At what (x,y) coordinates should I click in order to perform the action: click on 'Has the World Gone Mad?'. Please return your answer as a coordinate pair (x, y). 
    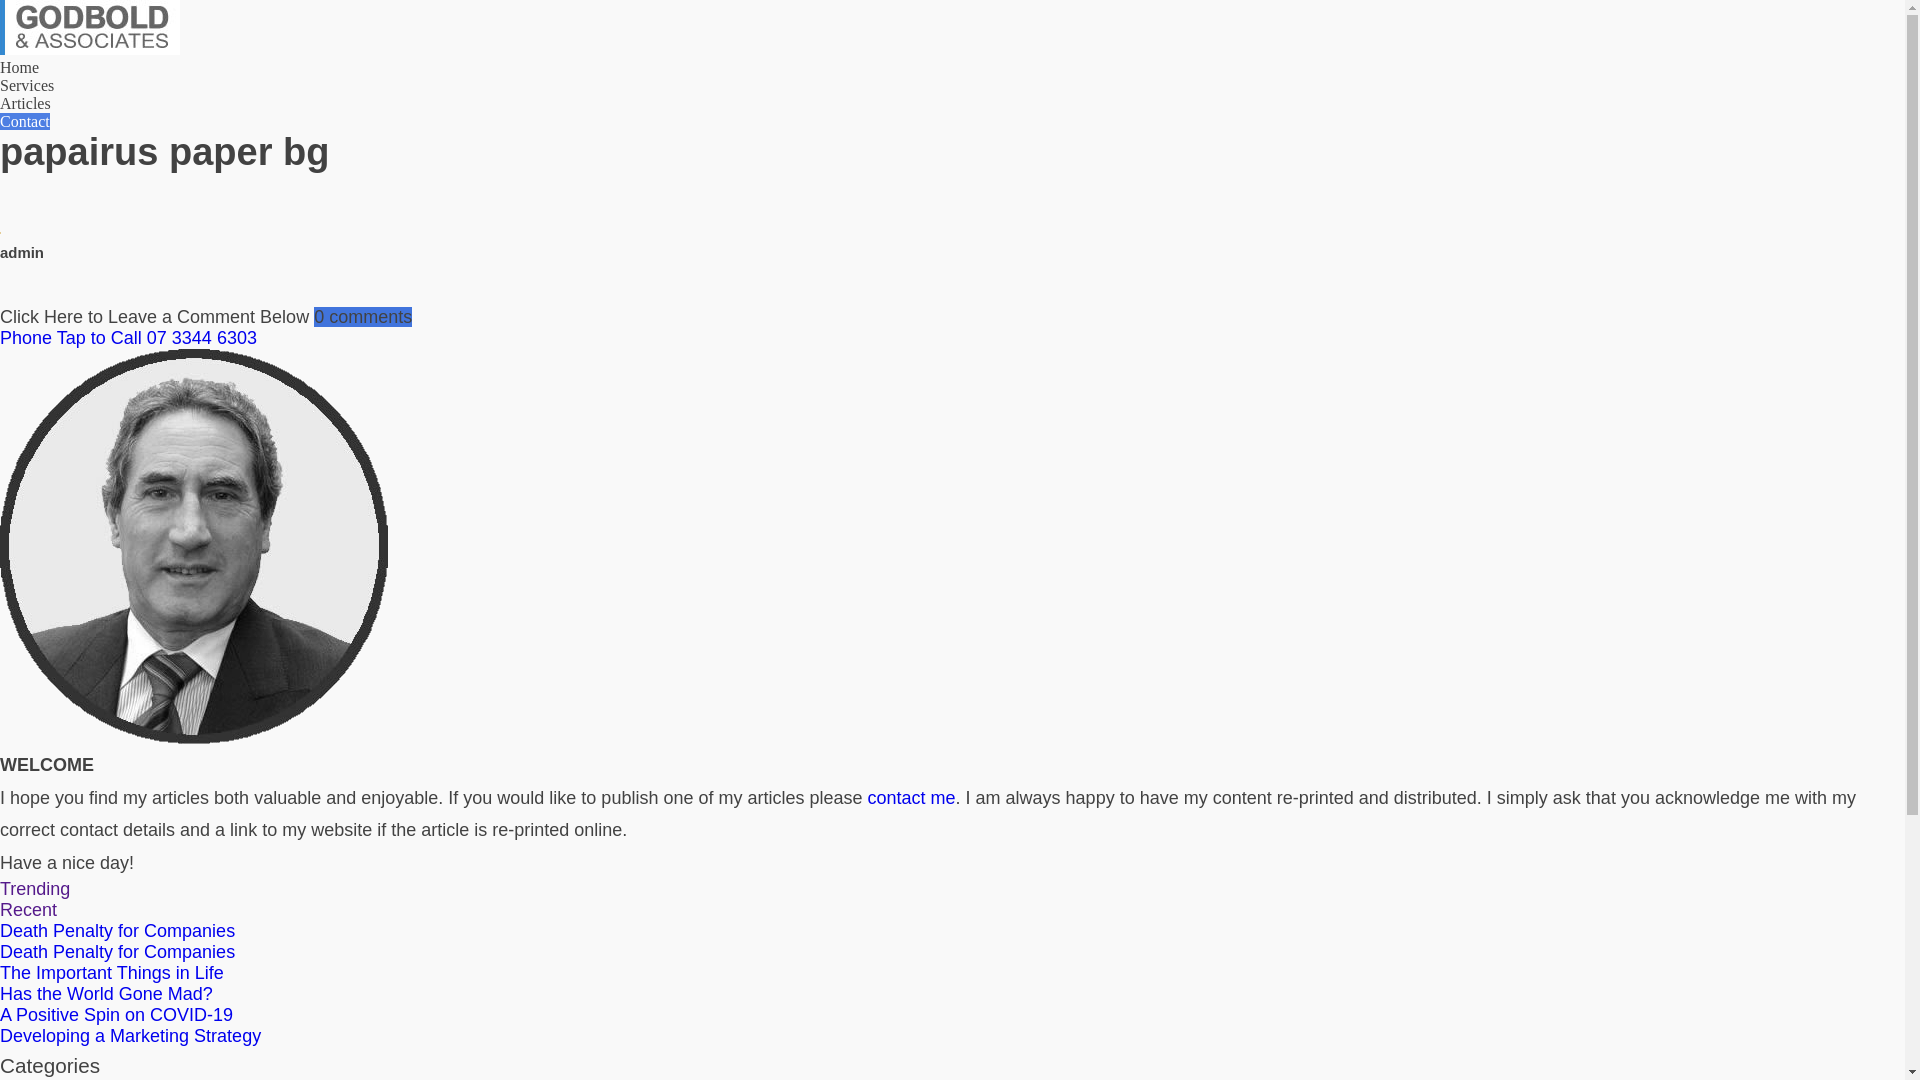
    Looking at the image, I should click on (0, 994).